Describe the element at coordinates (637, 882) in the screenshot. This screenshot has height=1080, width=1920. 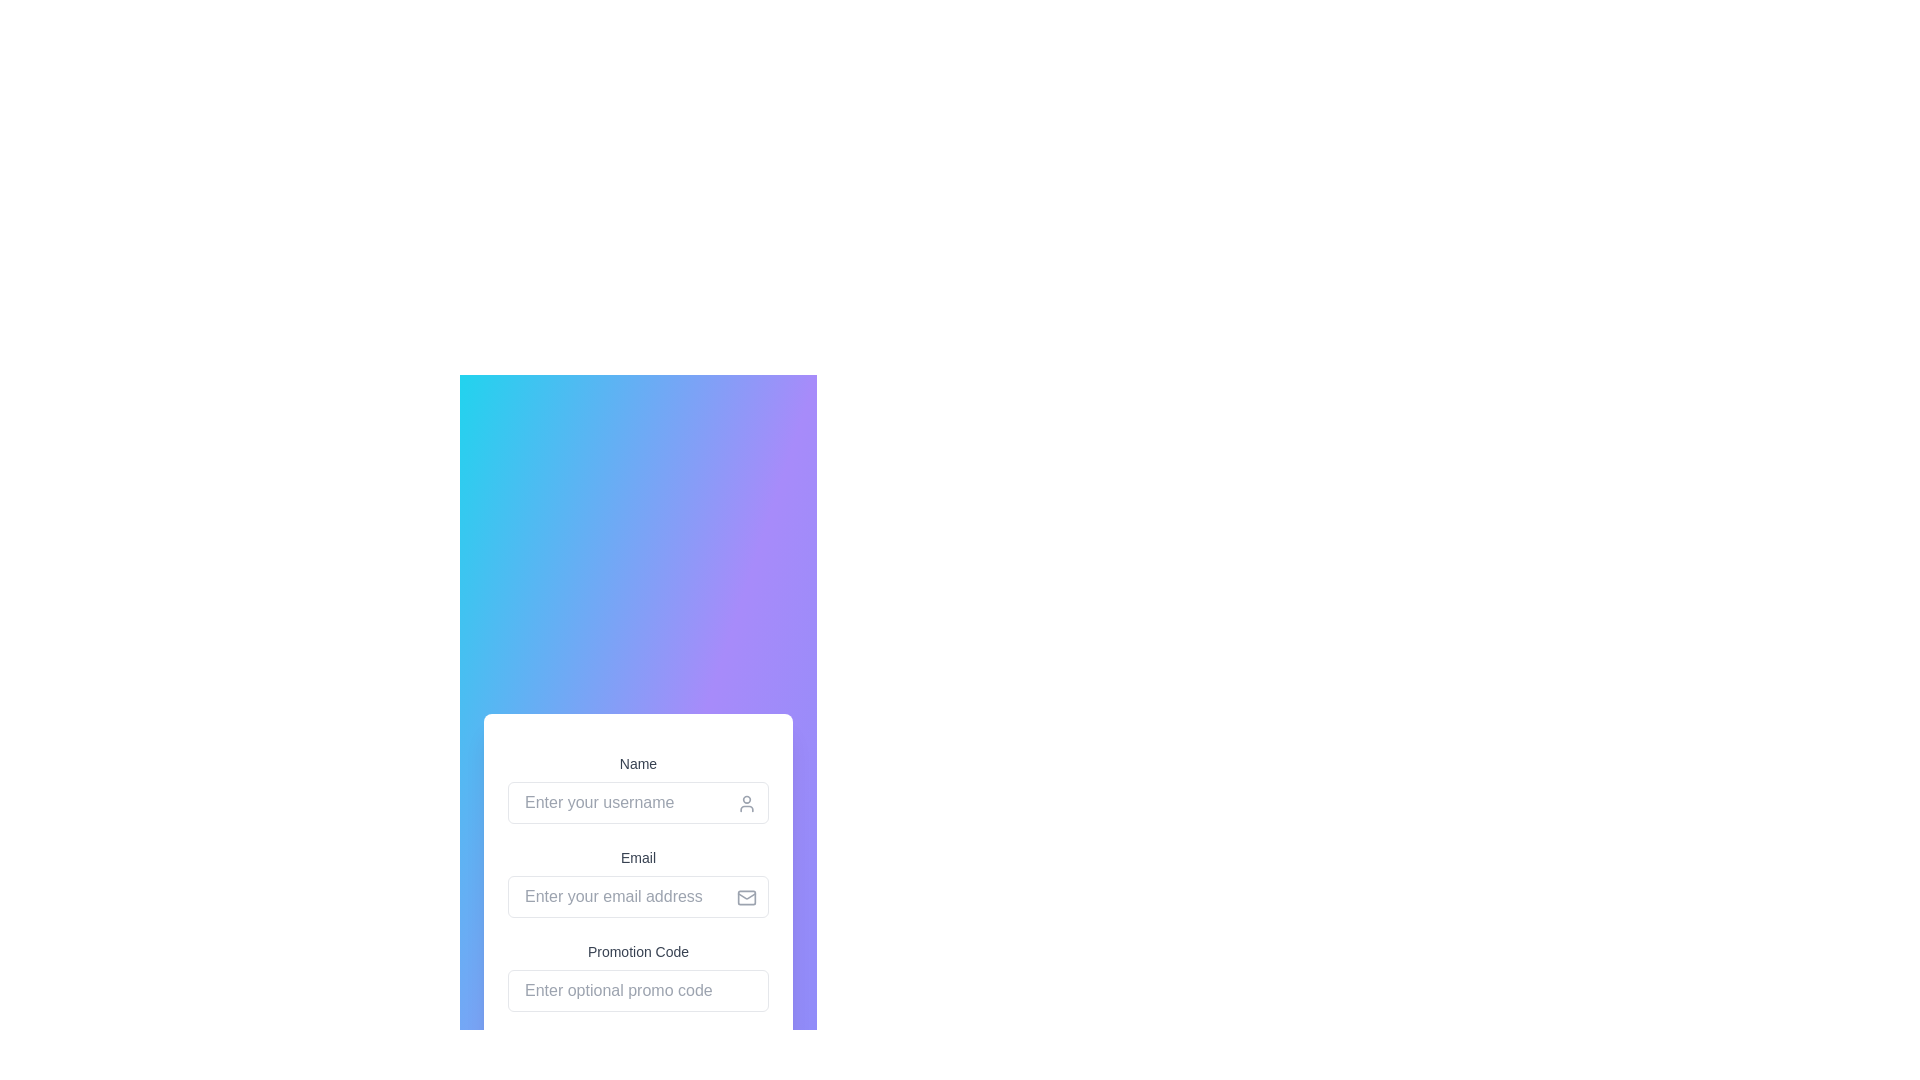
I see `the envelope icon in the email input field, which is positioned below the 'Name' field and above the 'Promotion Code' field` at that location.